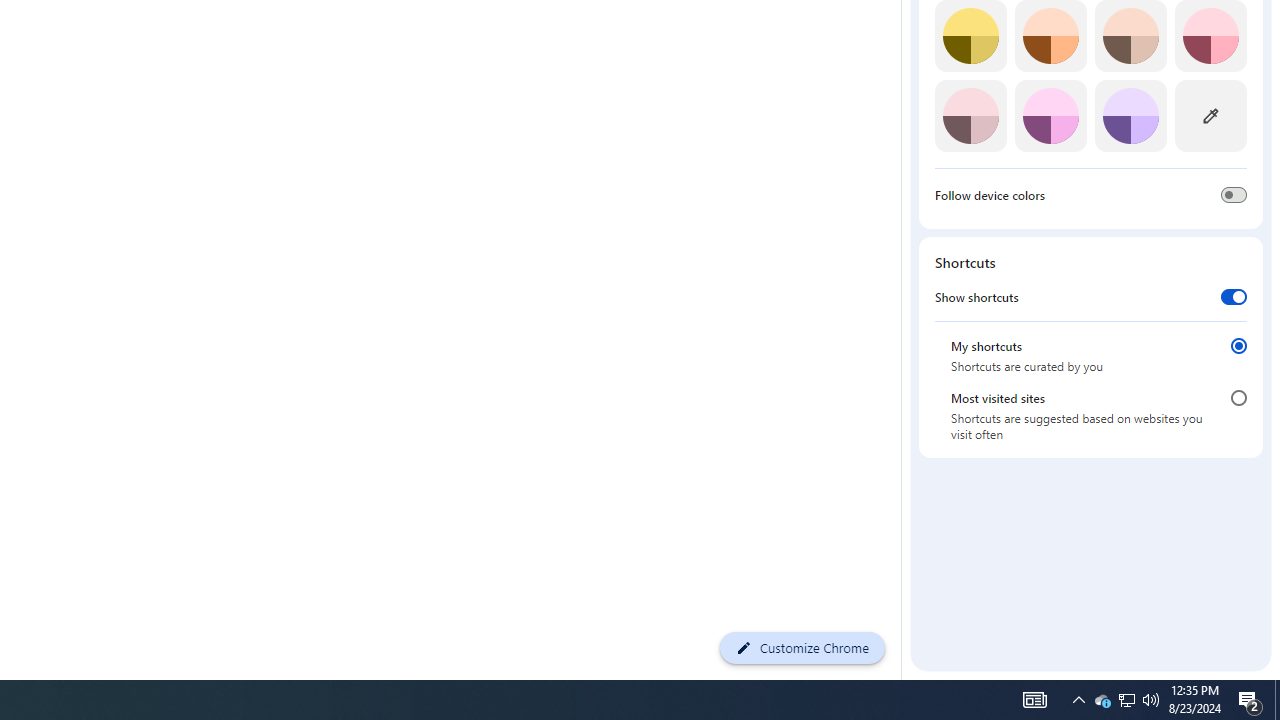 The height and width of the screenshot is (720, 1280). What do you see at coordinates (1238, 398) in the screenshot?
I see `'Most visited sites'` at bounding box center [1238, 398].